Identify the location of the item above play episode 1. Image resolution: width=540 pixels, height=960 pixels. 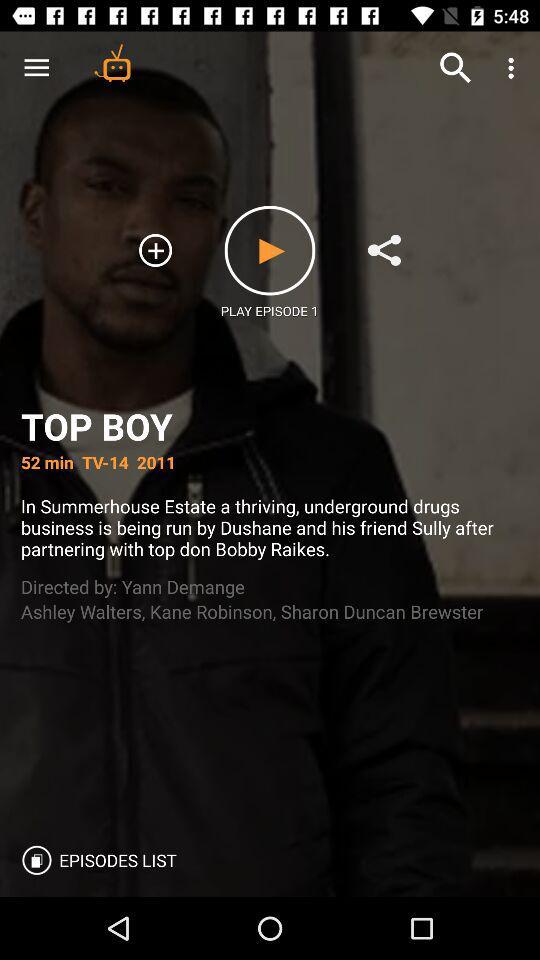
(270, 249).